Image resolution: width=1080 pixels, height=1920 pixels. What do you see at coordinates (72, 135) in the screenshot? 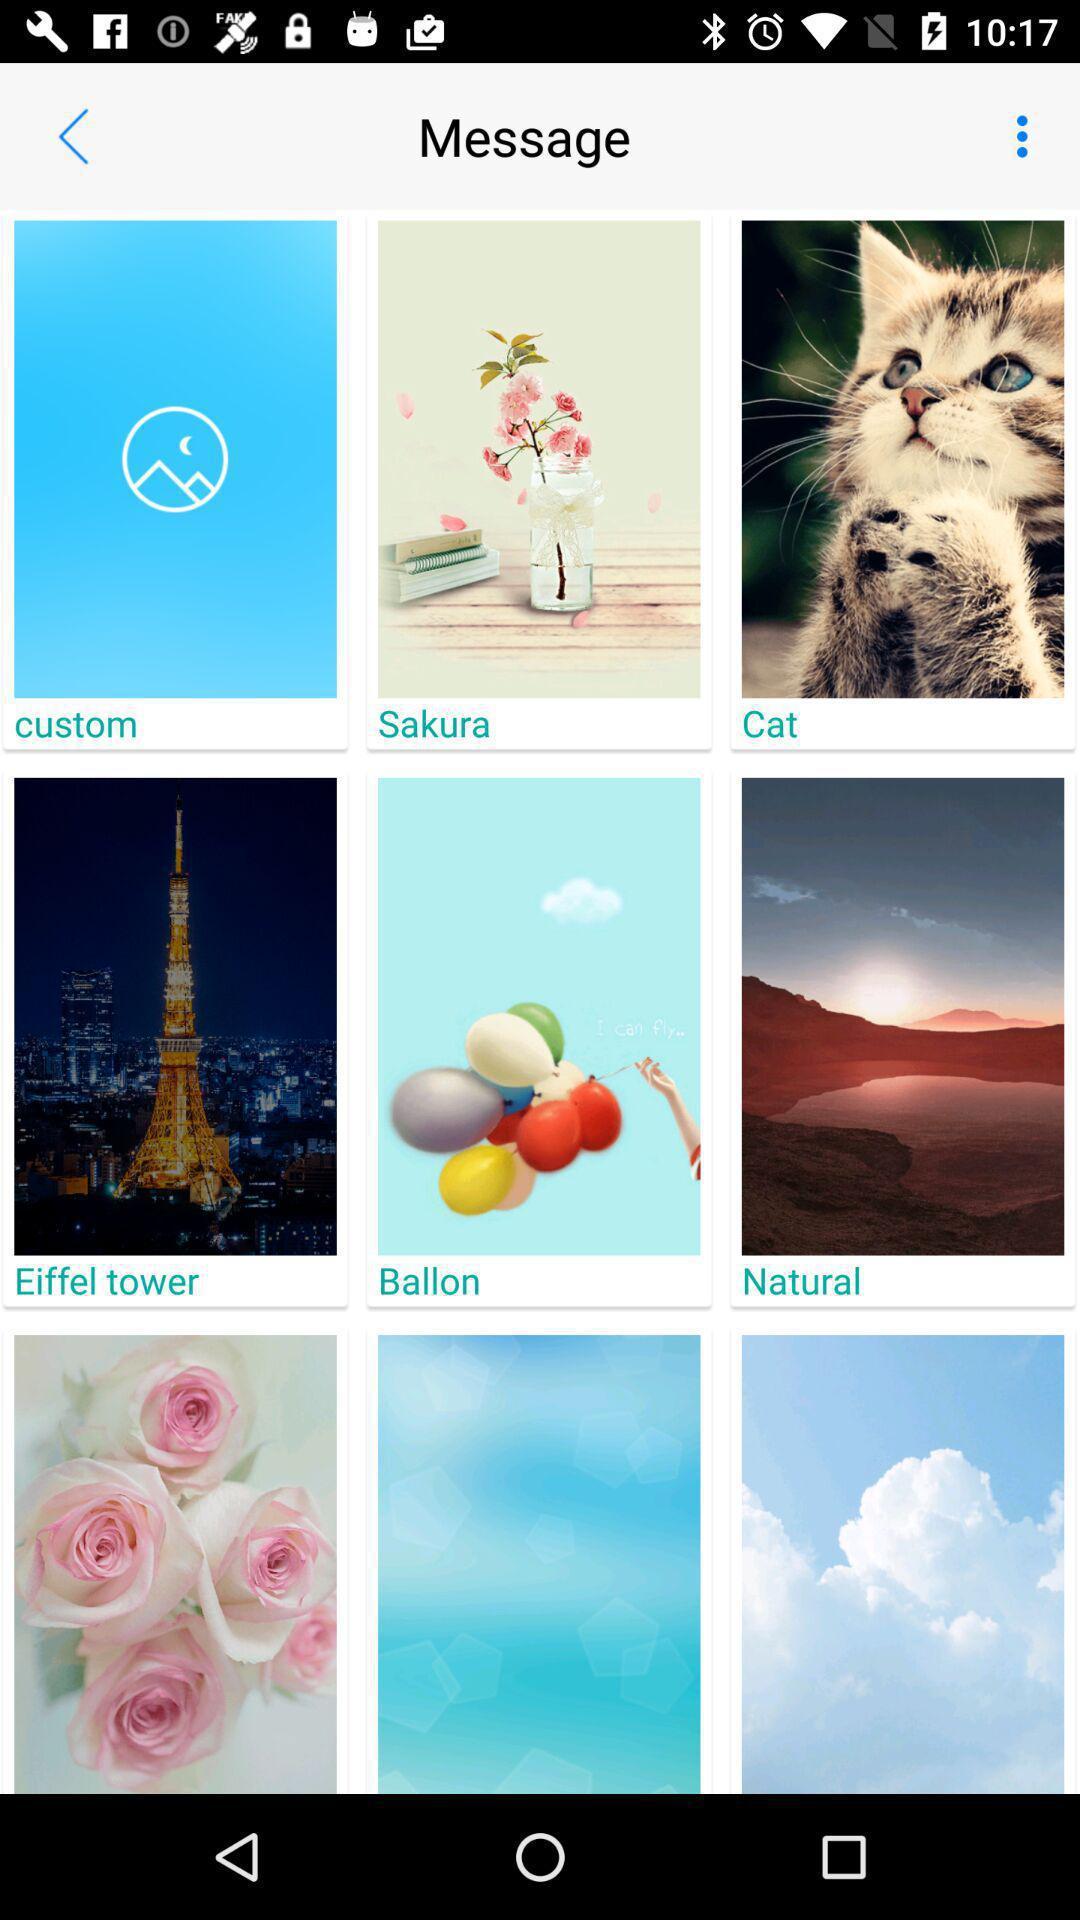
I see `item next to the message` at bounding box center [72, 135].